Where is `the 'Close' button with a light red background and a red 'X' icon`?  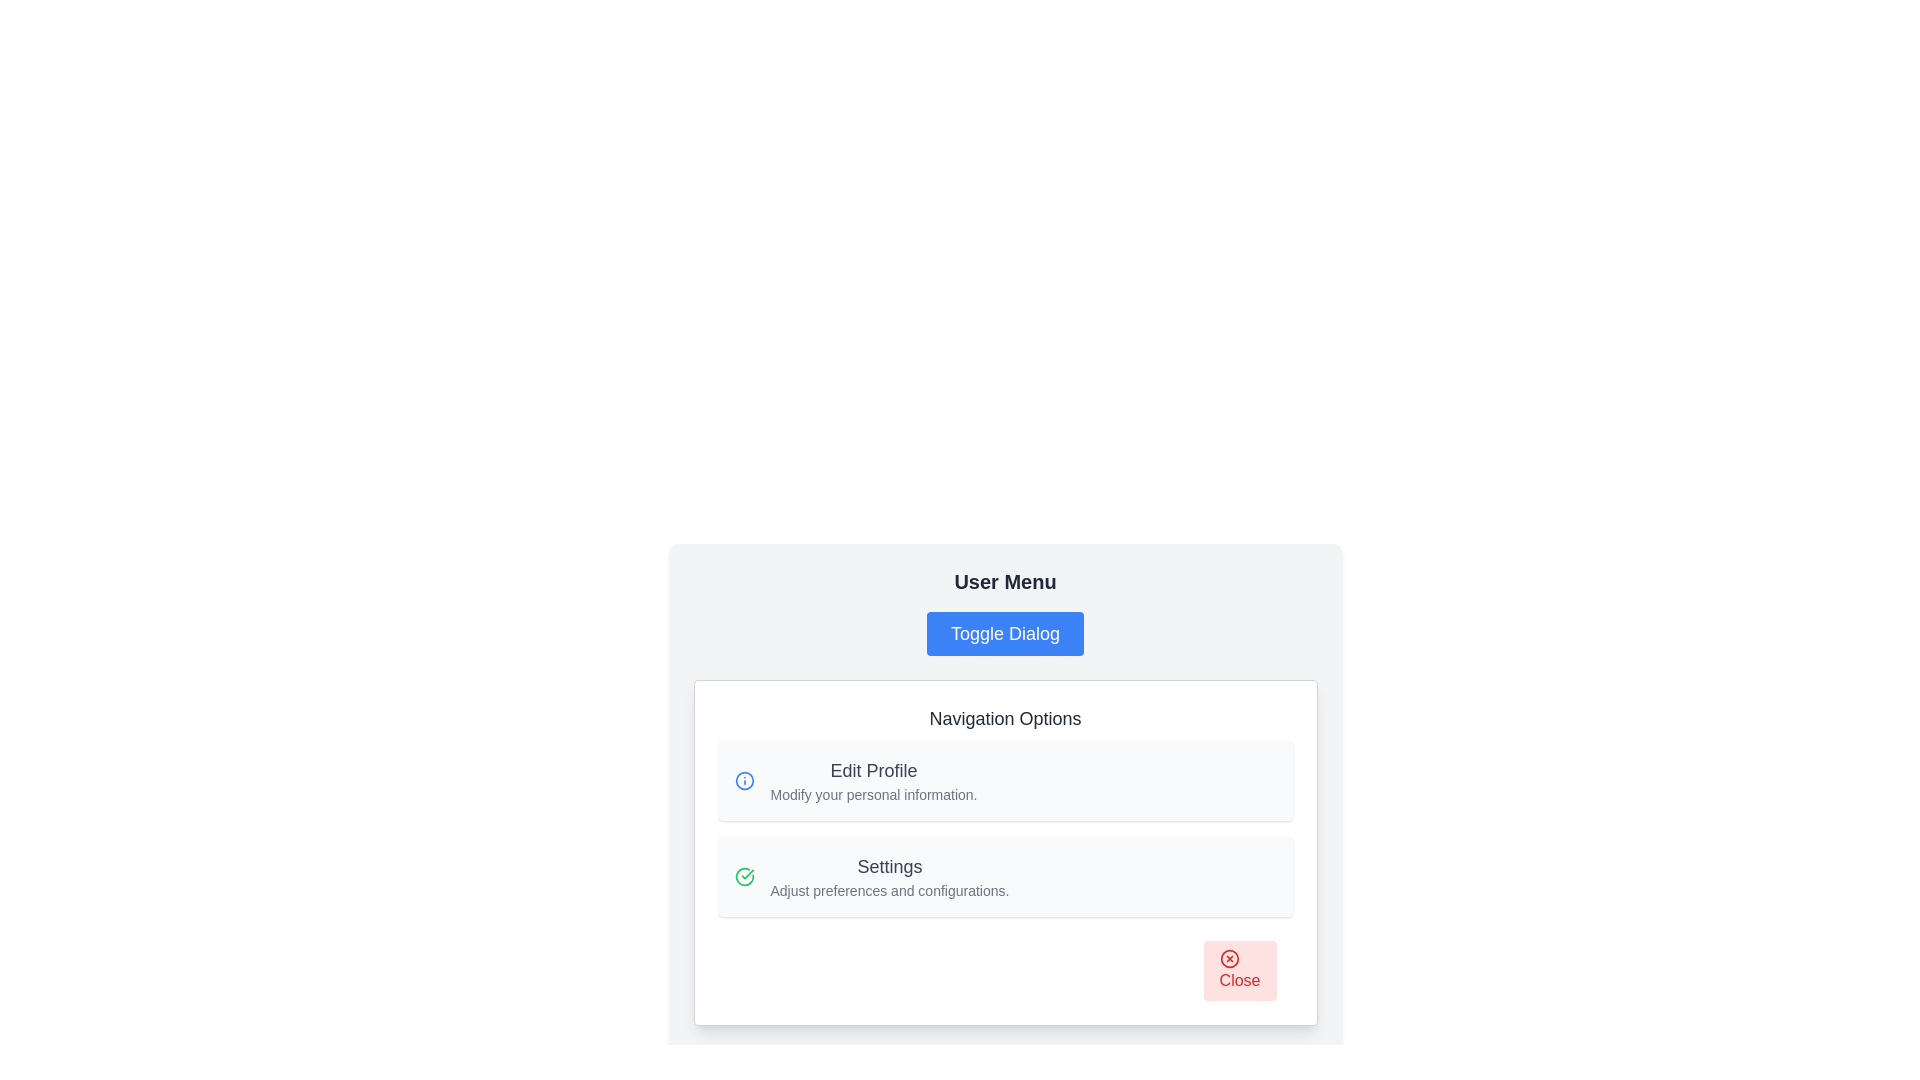 the 'Close' button with a light red background and a red 'X' icon is located at coordinates (1239, 970).